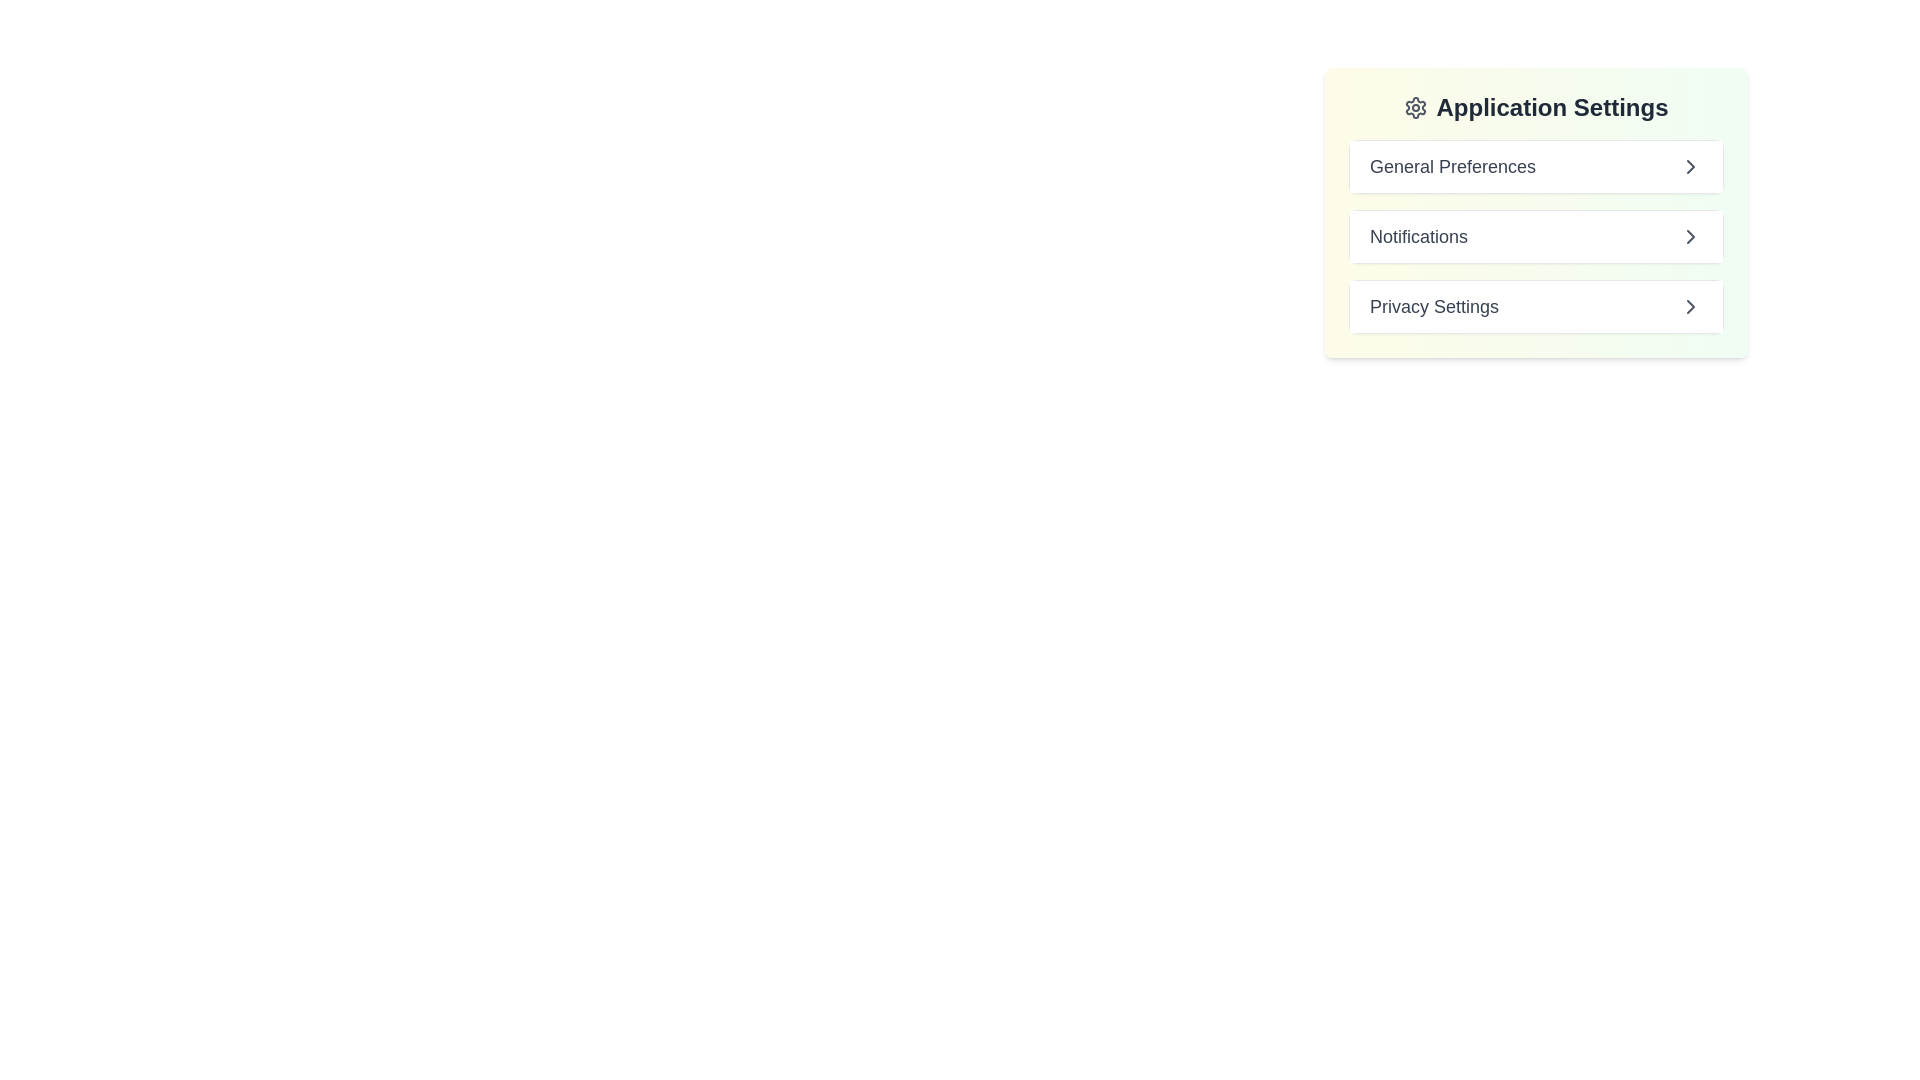 The height and width of the screenshot is (1080, 1920). What do you see at coordinates (1535, 235) in the screenshot?
I see `the 'Notifications' button, which is the second item in the list under 'Application Settings', styled with a white background and a chevron arrow on the right` at bounding box center [1535, 235].